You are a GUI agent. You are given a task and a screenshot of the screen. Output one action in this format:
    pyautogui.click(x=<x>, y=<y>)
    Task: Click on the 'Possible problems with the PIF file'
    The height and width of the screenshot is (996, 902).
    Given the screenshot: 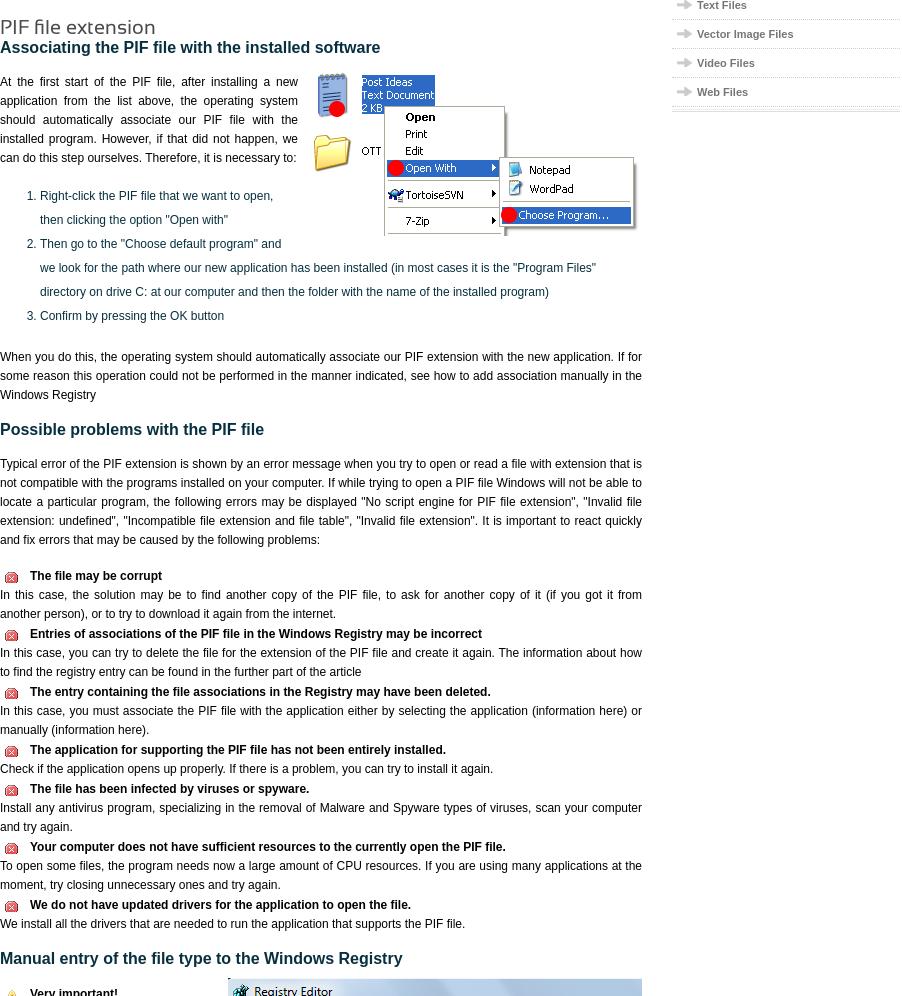 What is the action you would take?
    pyautogui.click(x=131, y=429)
    